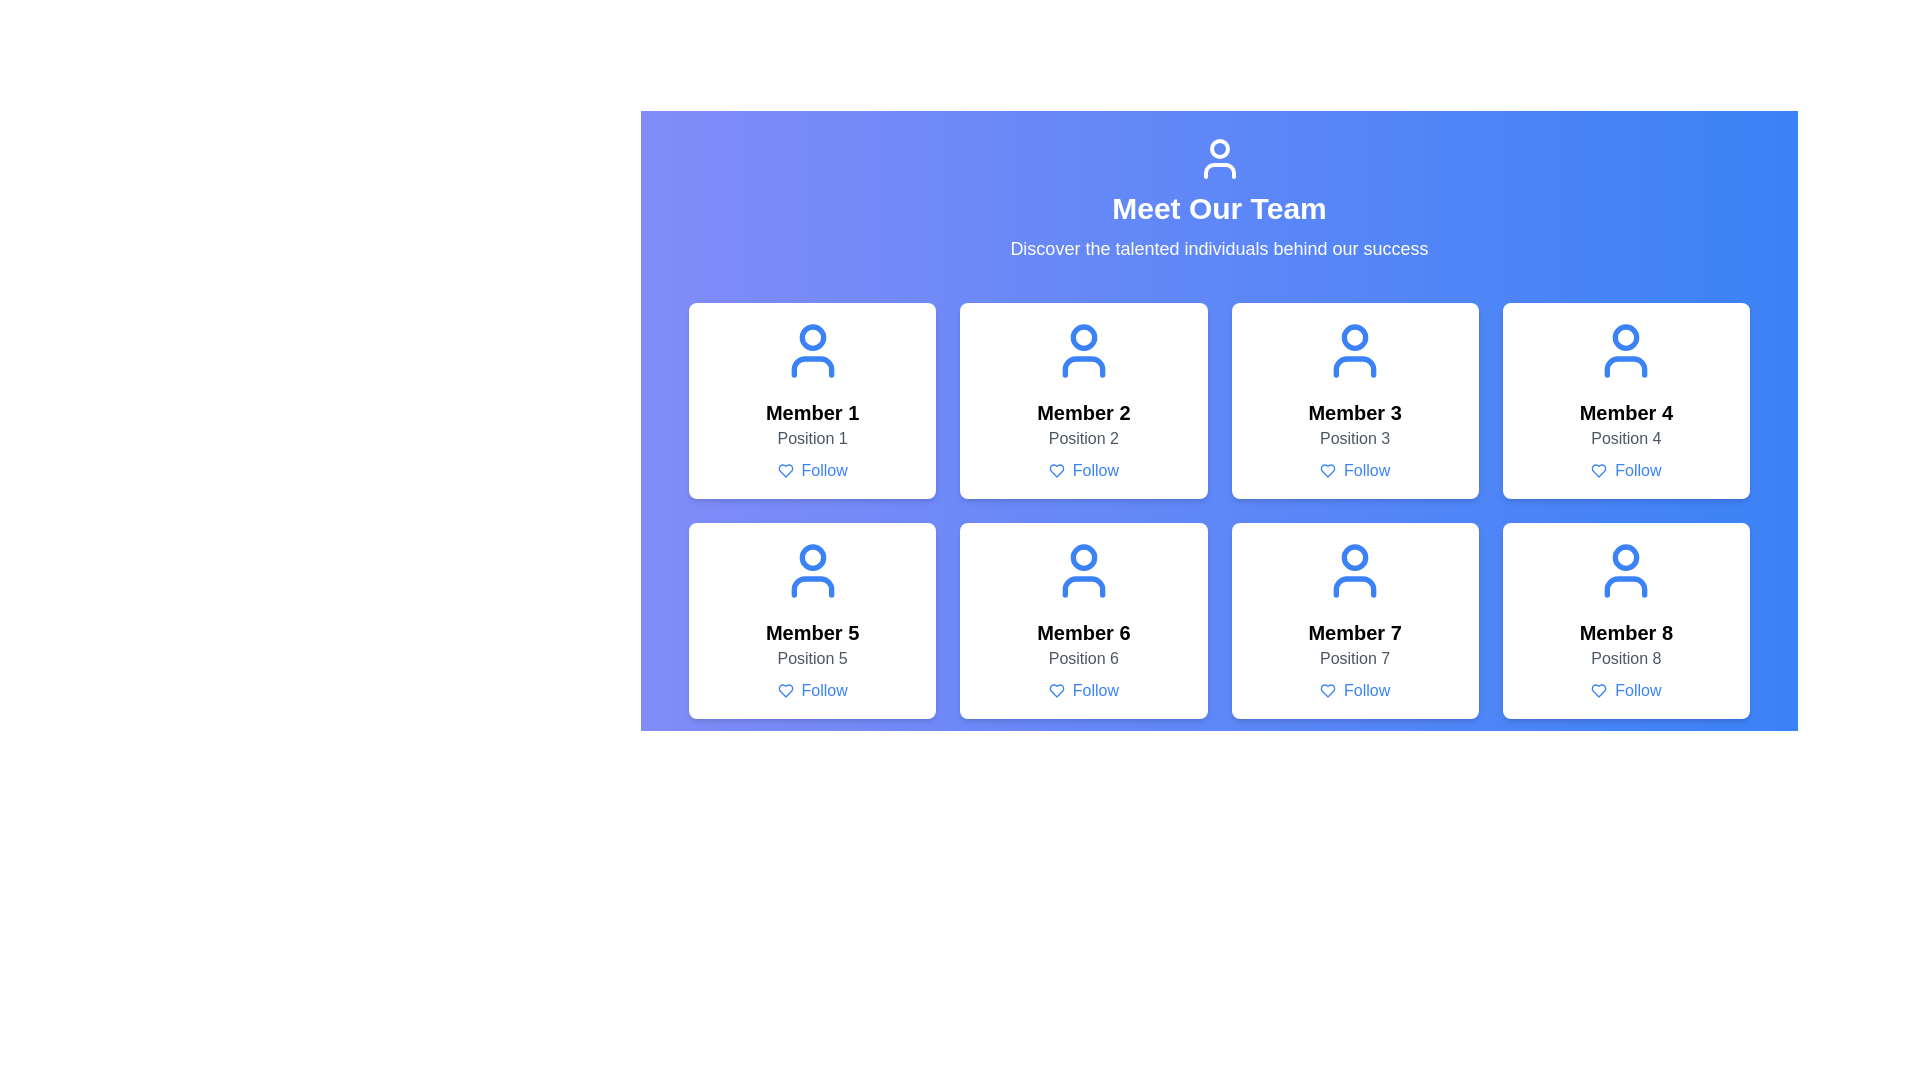 The image size is (1920, 1080). What do you see at coordinates (812, 570) in the screenshot?
I see `the blue-colored user icon at the top of the 'Member 5' card, which consists of a circular head and shoulder outline` at bounding box center [812, 570].